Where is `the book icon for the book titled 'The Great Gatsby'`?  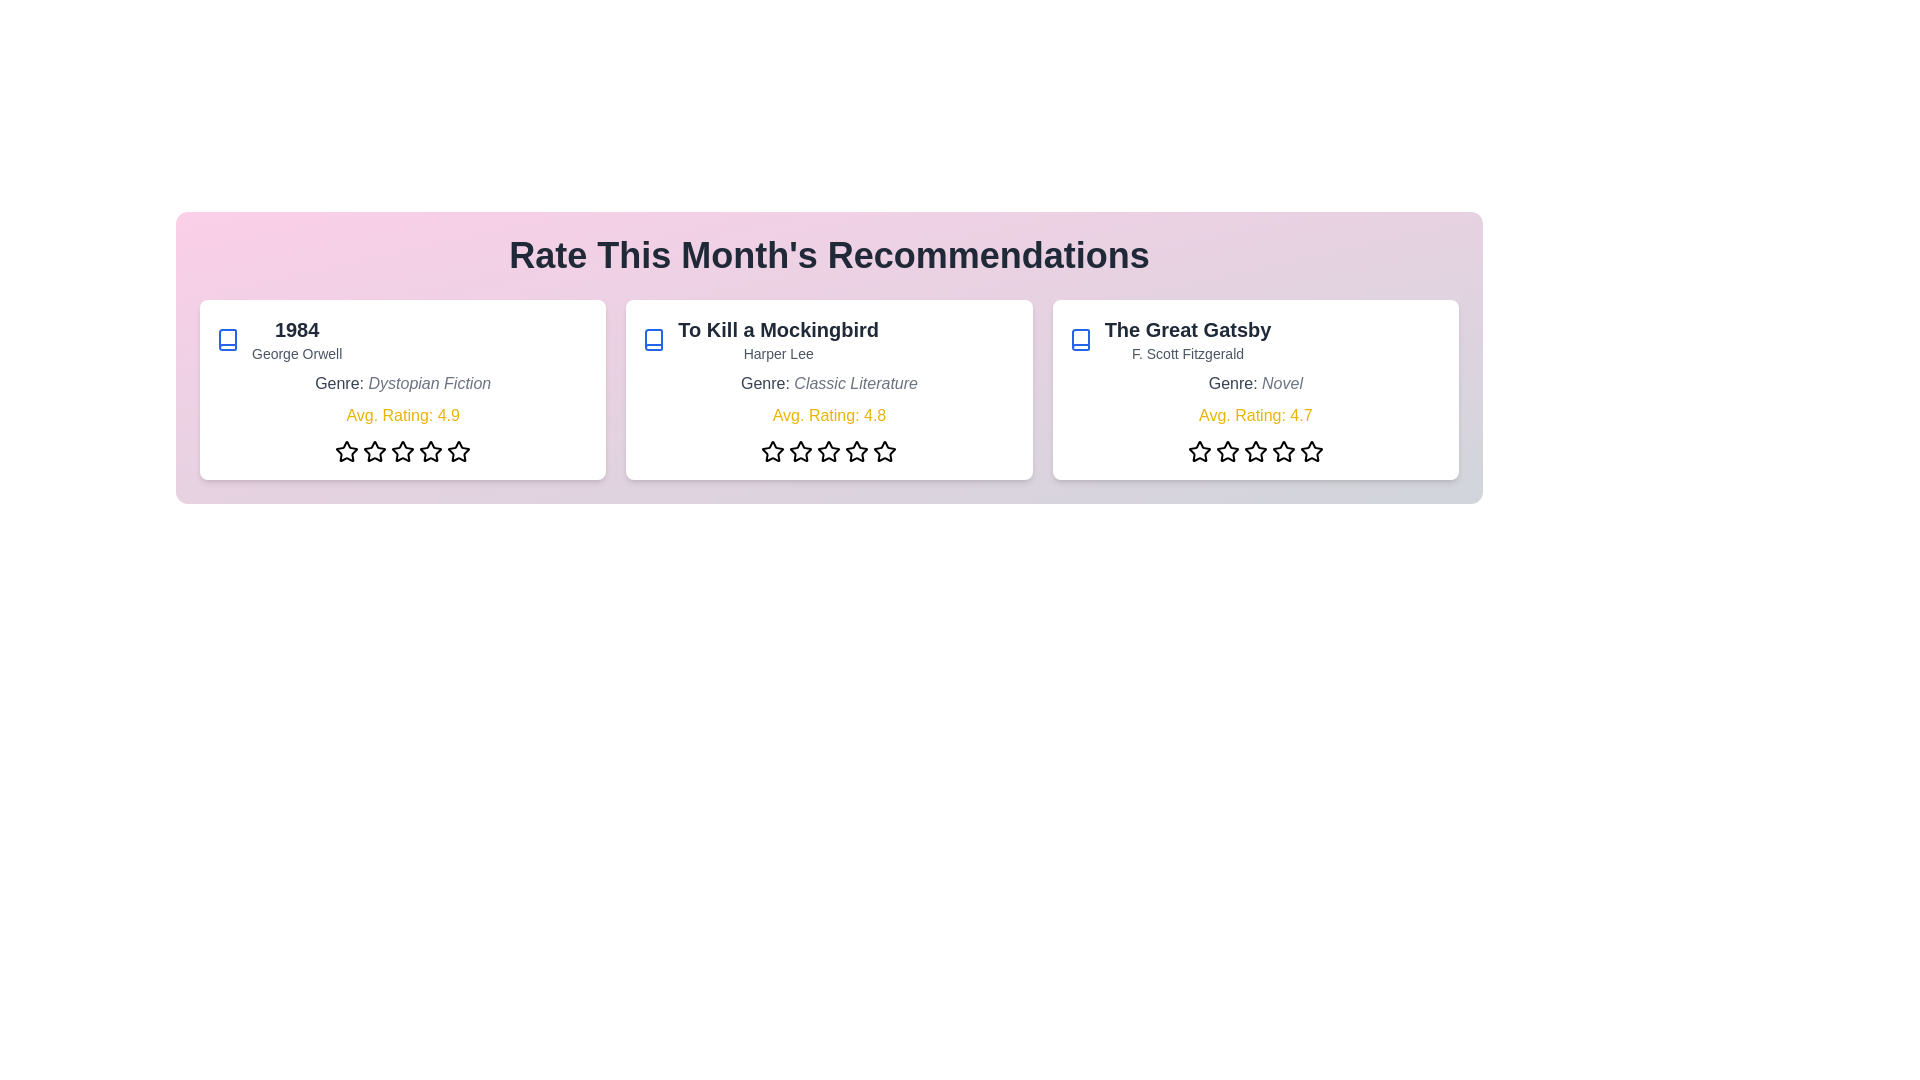 the book icon for the book titled 'The Great Gatsby' is located at coordinates (1079, 338).